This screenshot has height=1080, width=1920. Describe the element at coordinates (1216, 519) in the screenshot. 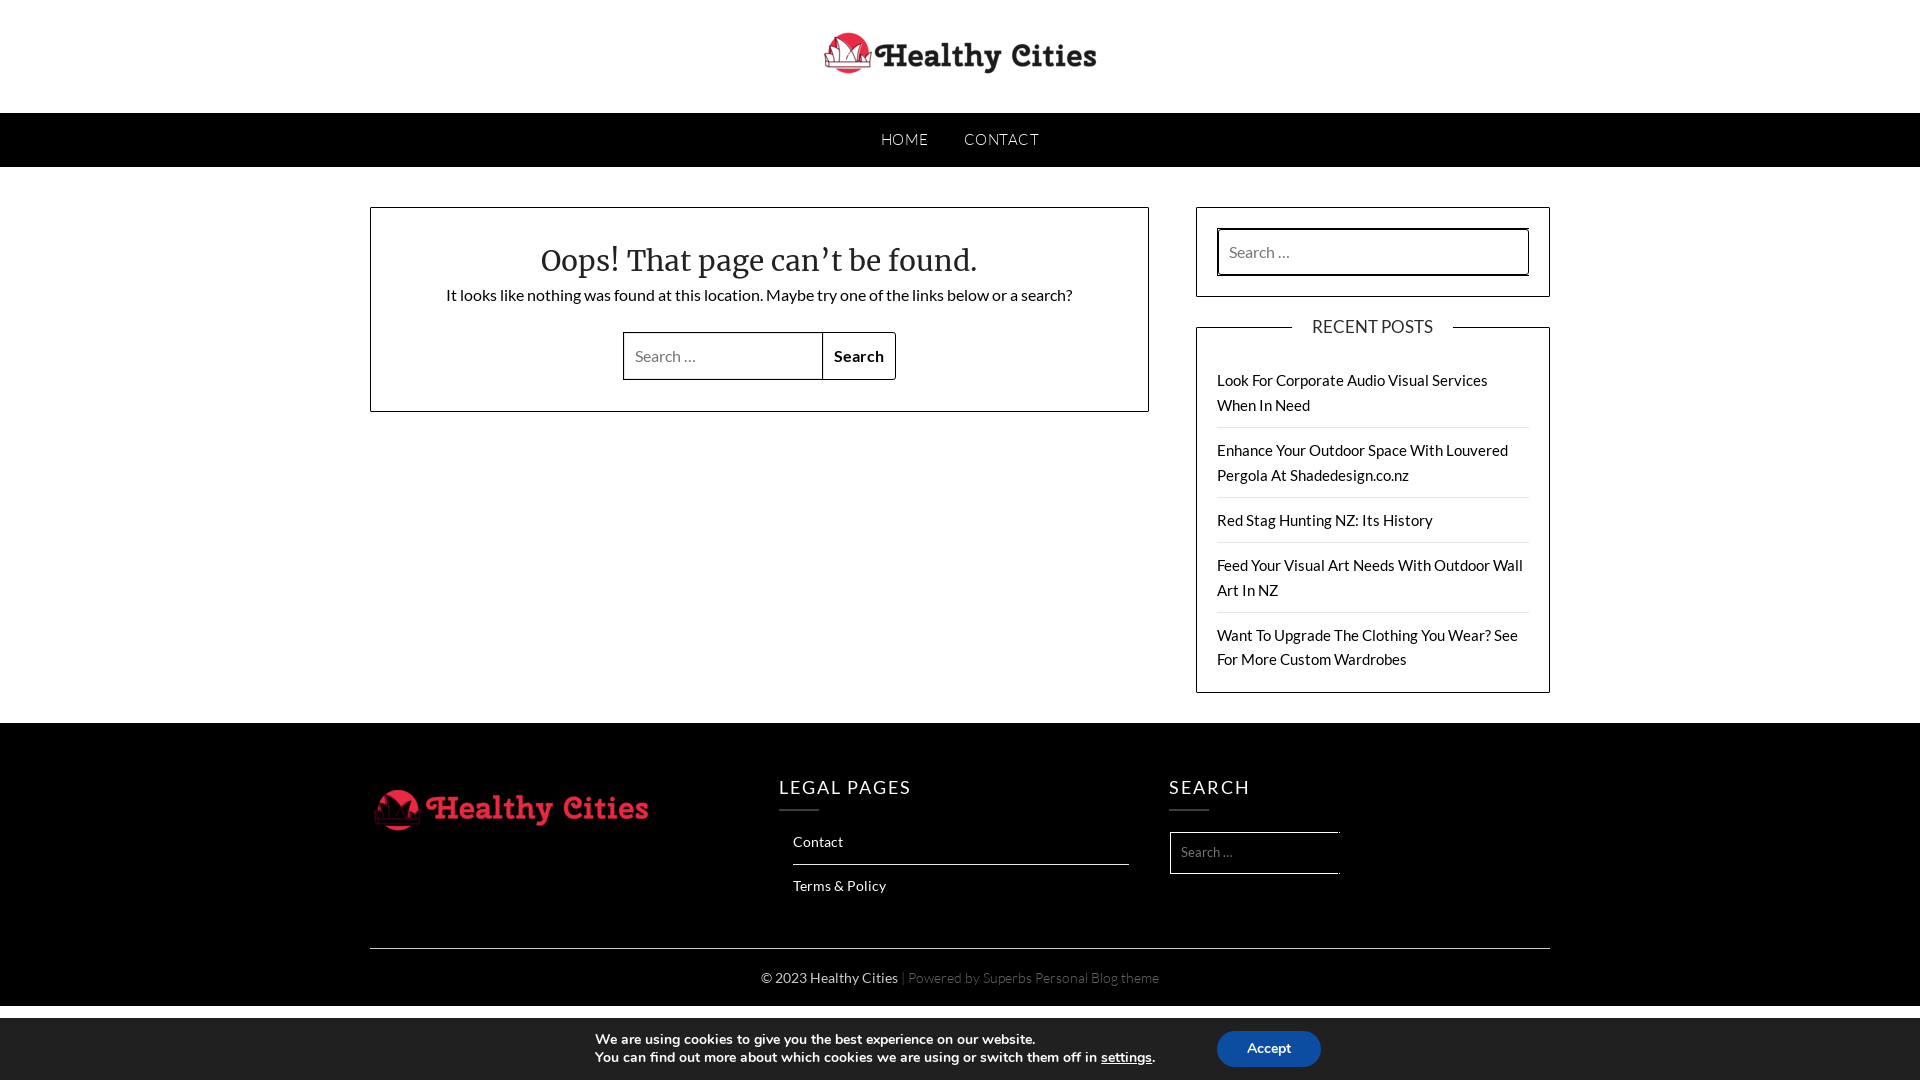

I see `'Red Stag Hunting NZ: Its History'` at that location.